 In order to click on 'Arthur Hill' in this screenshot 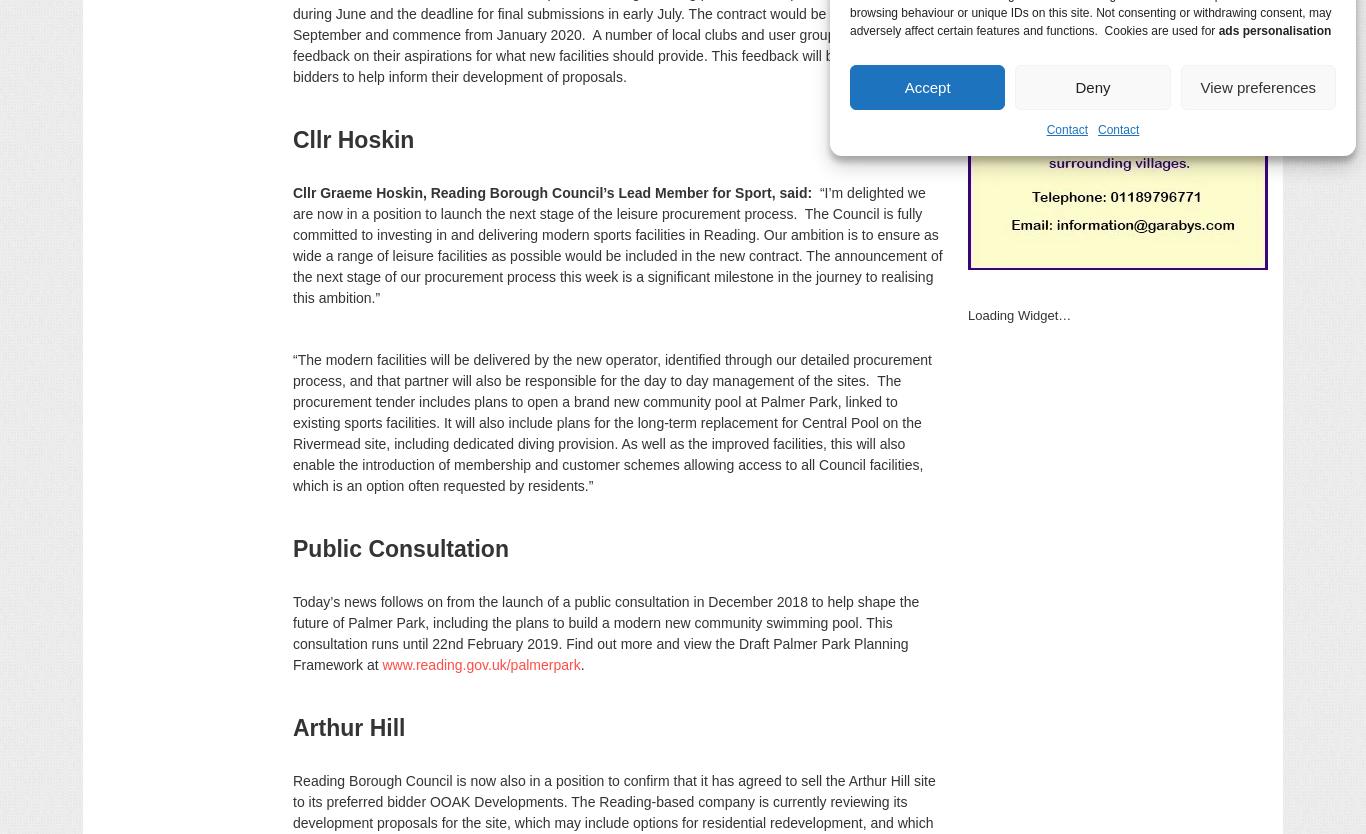, I will do `click(348, 727)`.